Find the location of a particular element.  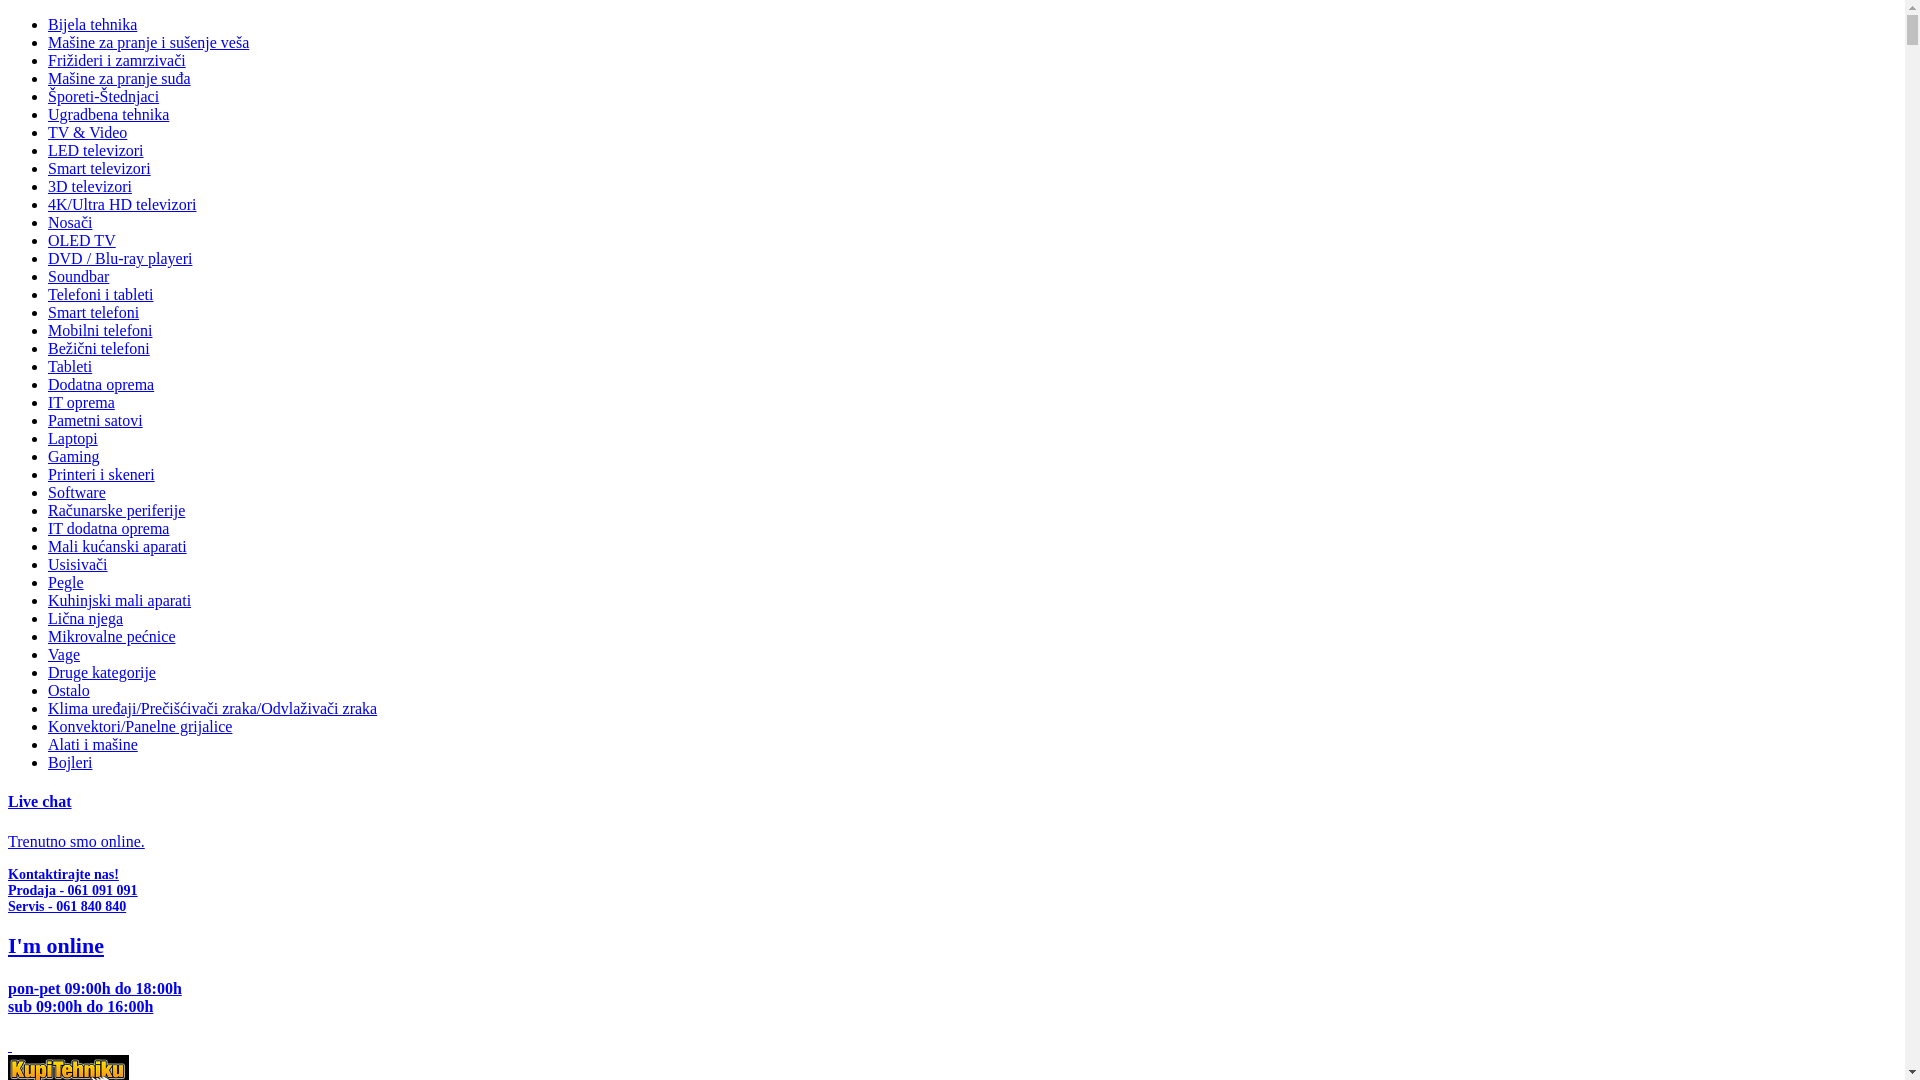

'Telefoni i tableti' is located at coordinates (99, 294).